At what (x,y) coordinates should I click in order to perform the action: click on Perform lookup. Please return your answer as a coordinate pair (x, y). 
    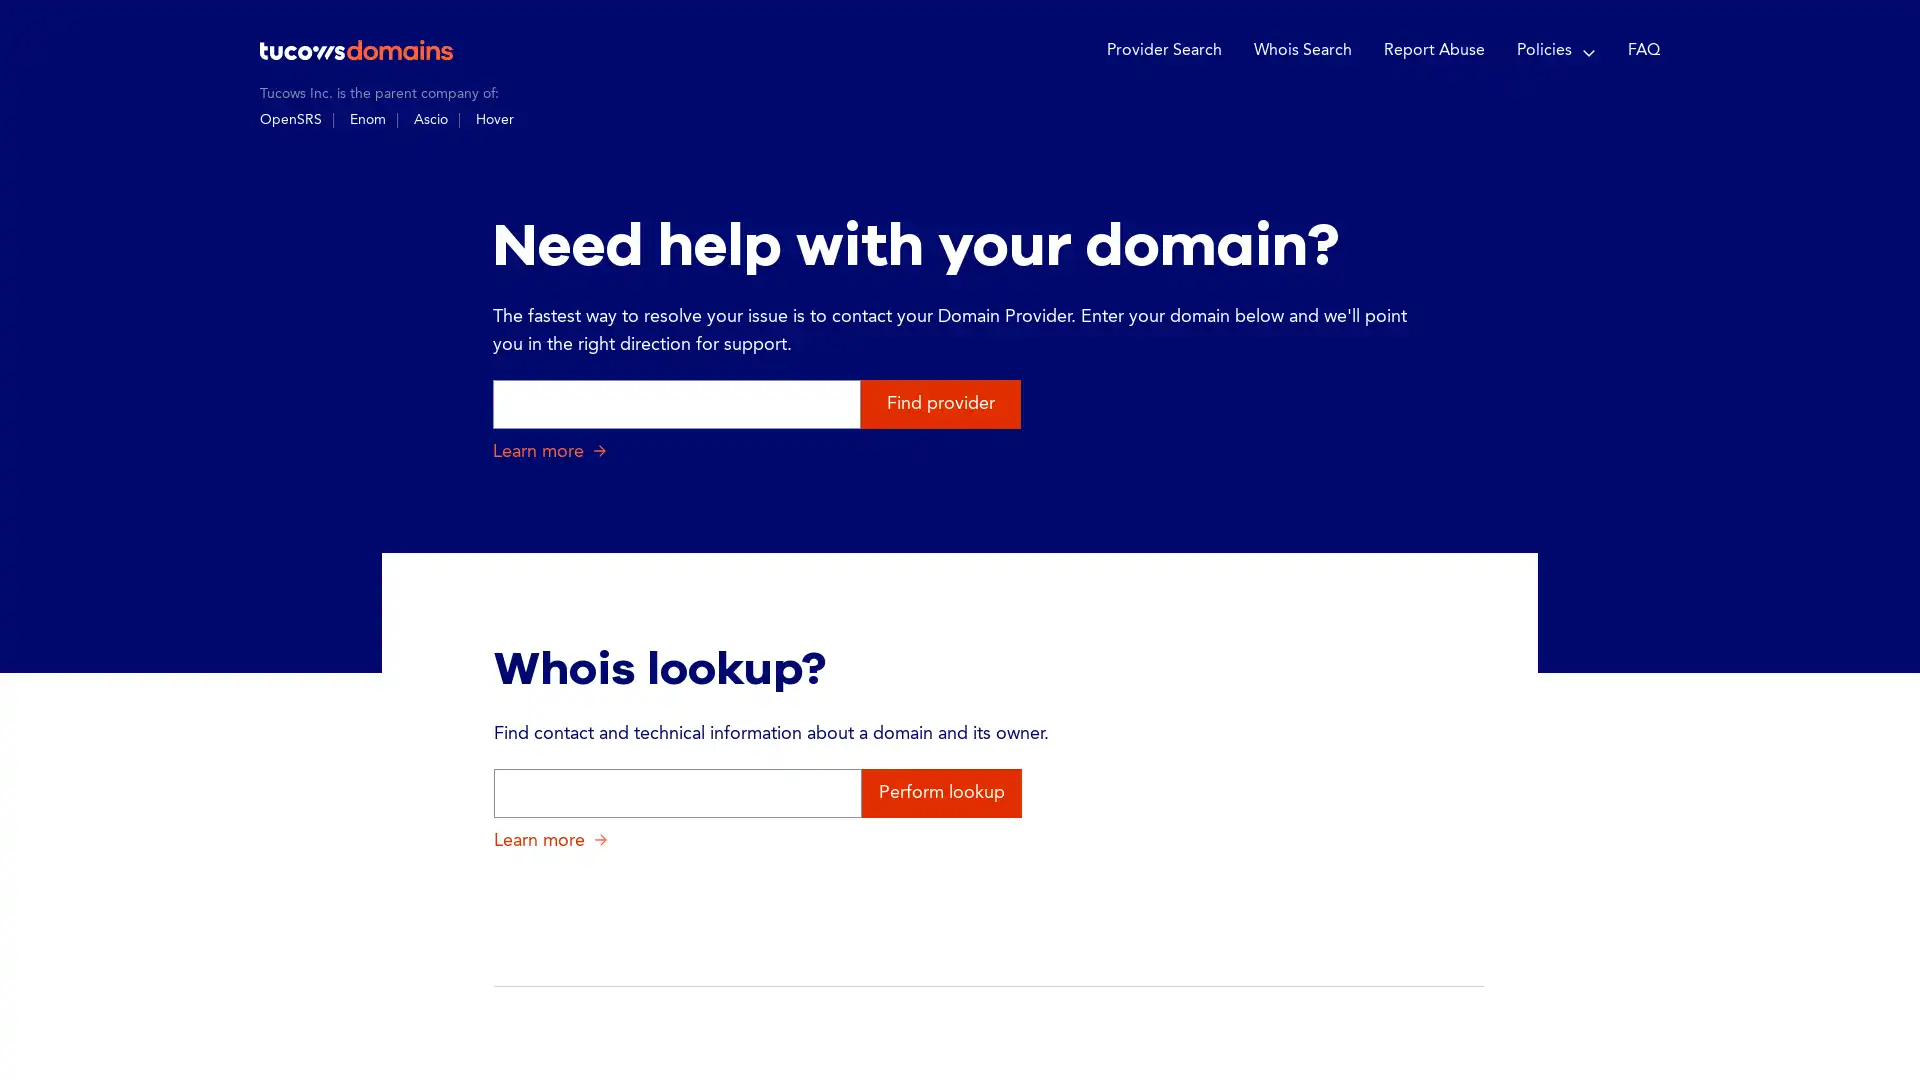
    Looking at the image, I should click on (940, 791).